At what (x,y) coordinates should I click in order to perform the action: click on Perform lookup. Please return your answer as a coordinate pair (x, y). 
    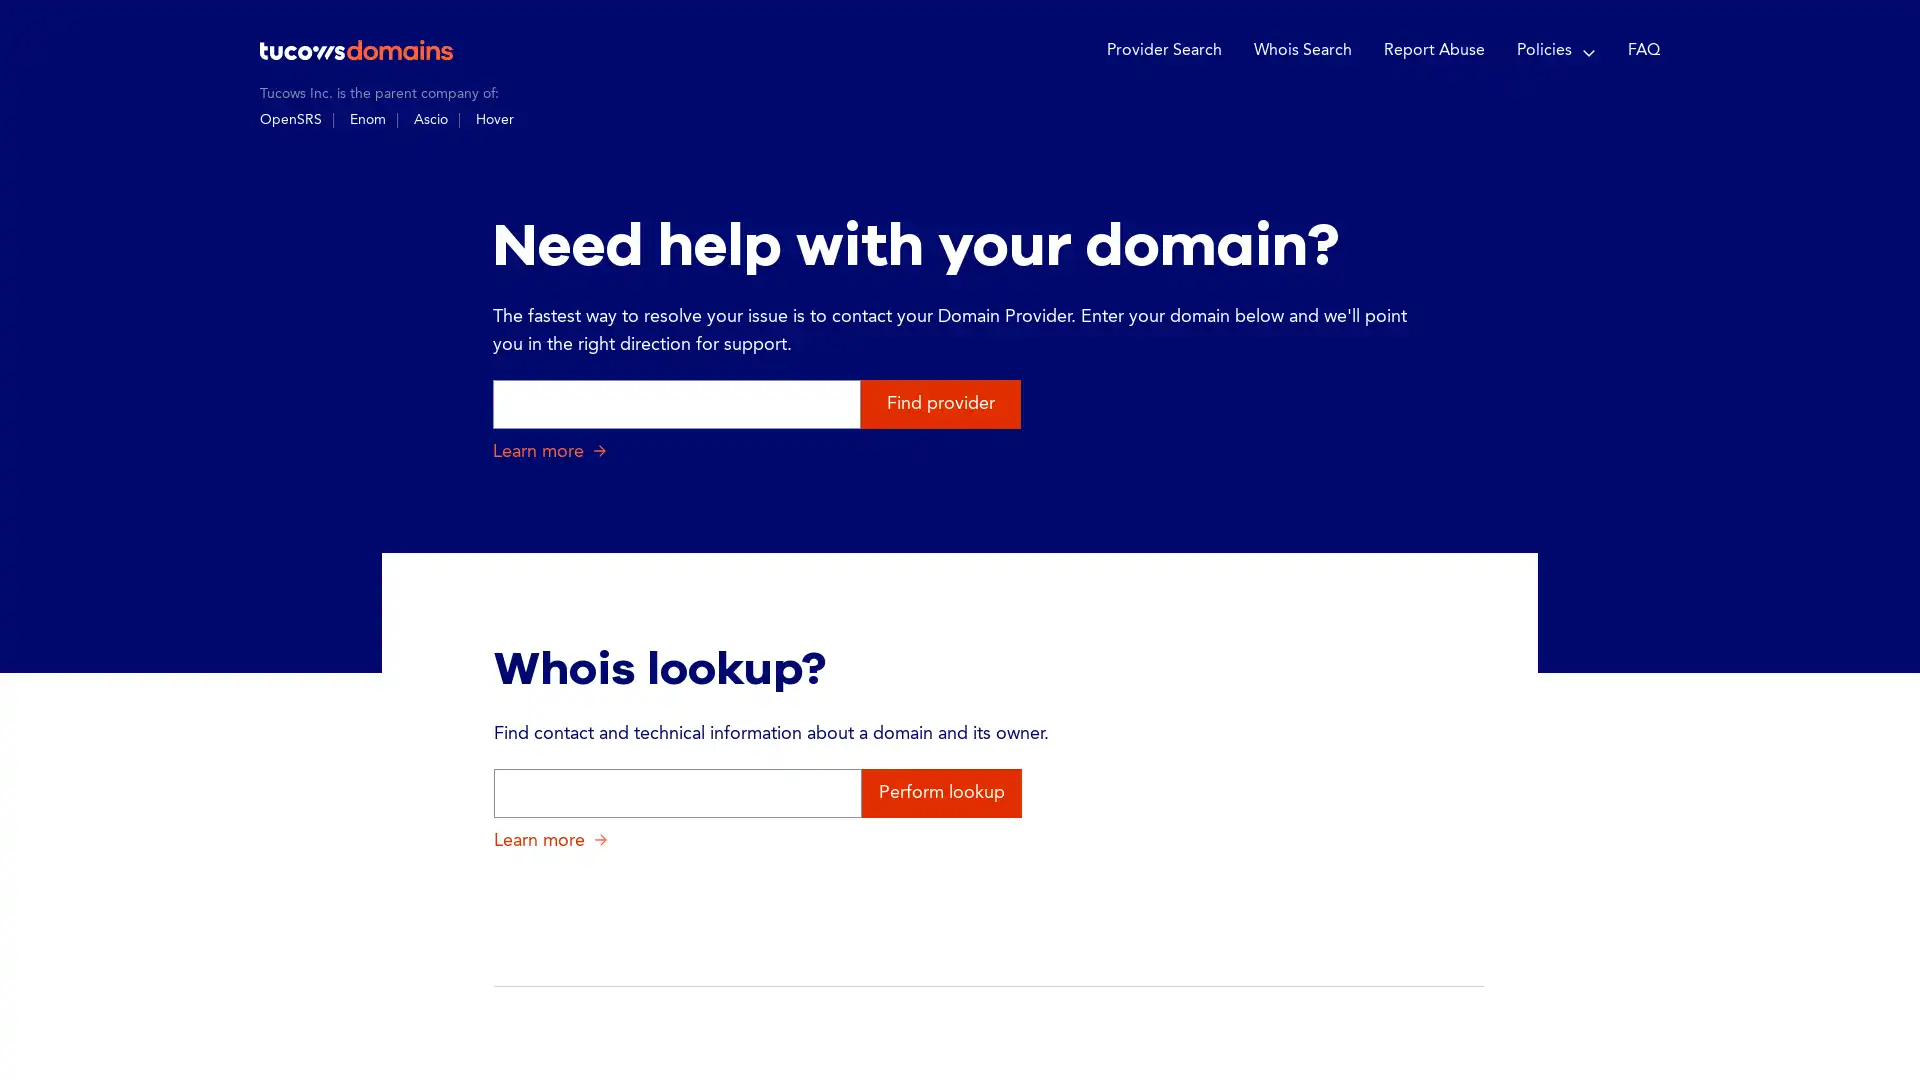
    Looking at the image, I should click on (940, 791).